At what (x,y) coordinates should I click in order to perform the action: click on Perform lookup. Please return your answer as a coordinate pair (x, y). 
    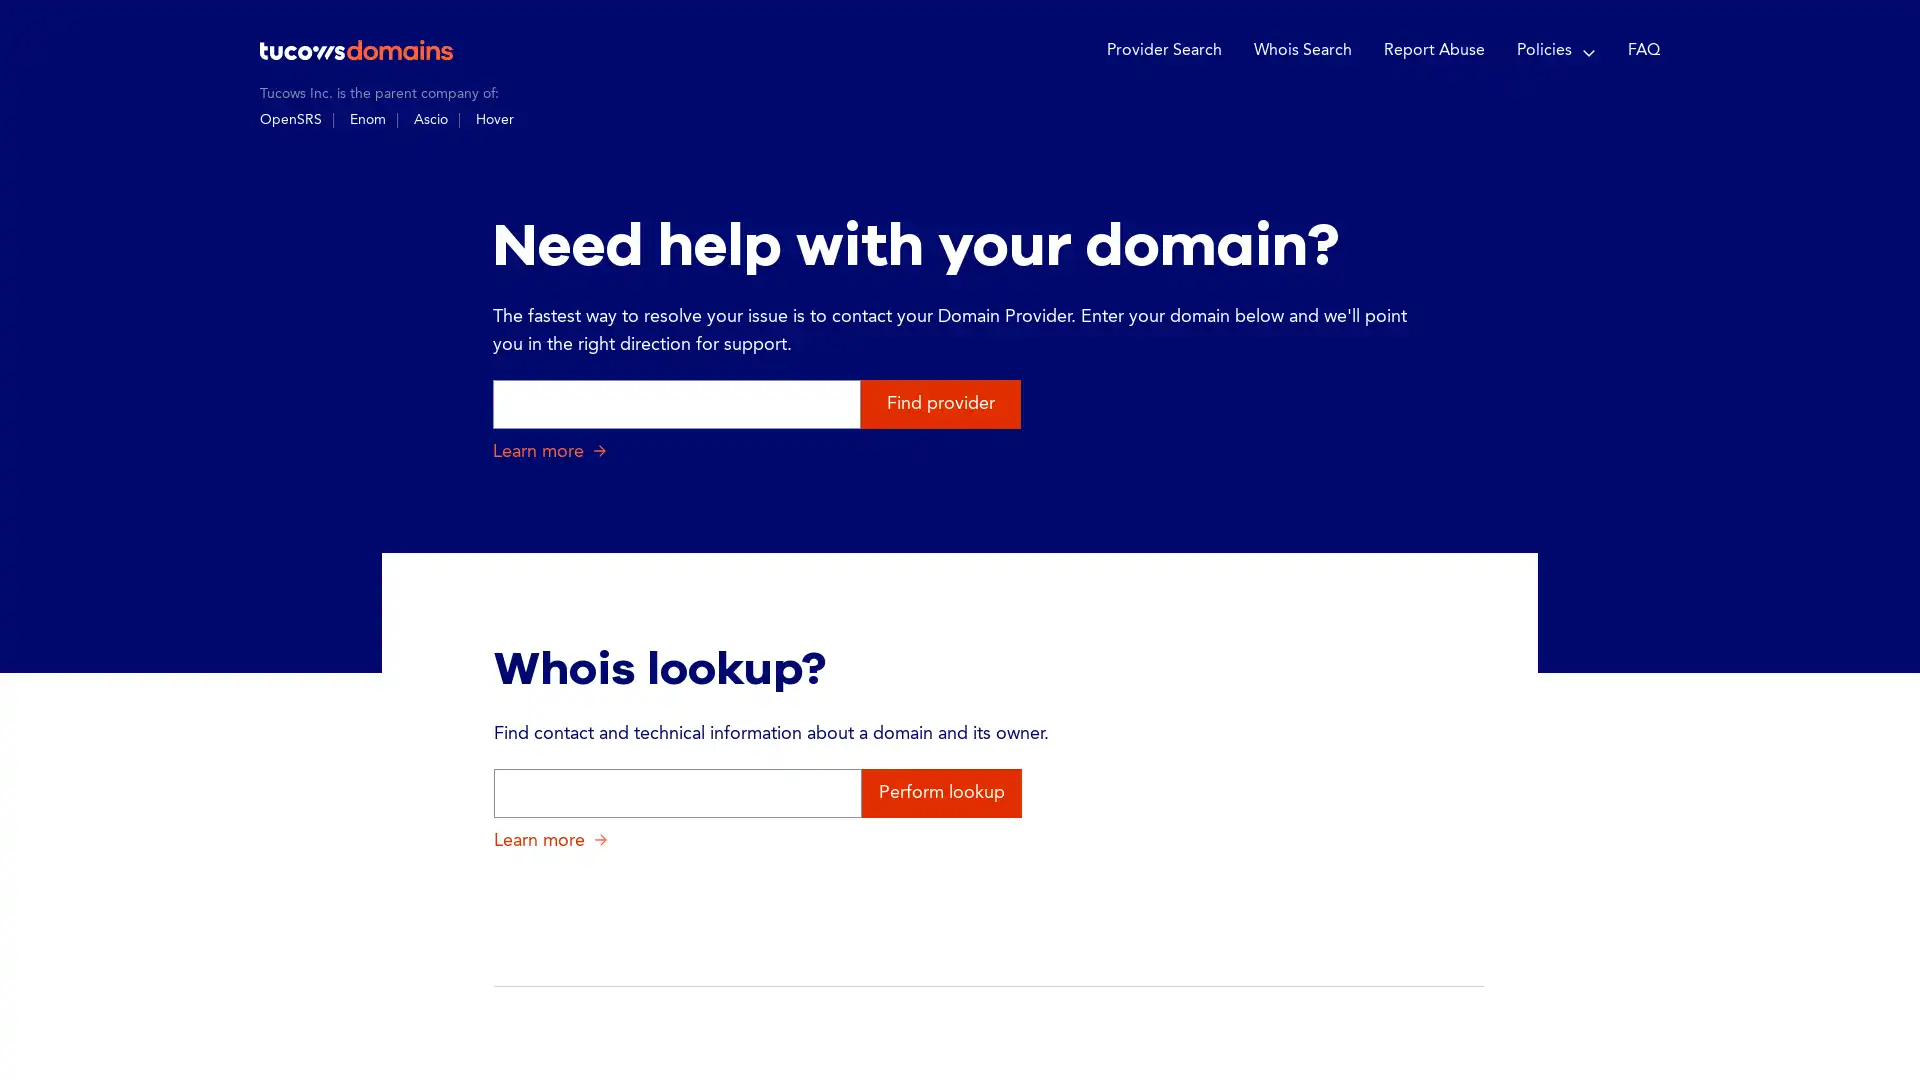
    Looking at the image, I should click on (940, 791).